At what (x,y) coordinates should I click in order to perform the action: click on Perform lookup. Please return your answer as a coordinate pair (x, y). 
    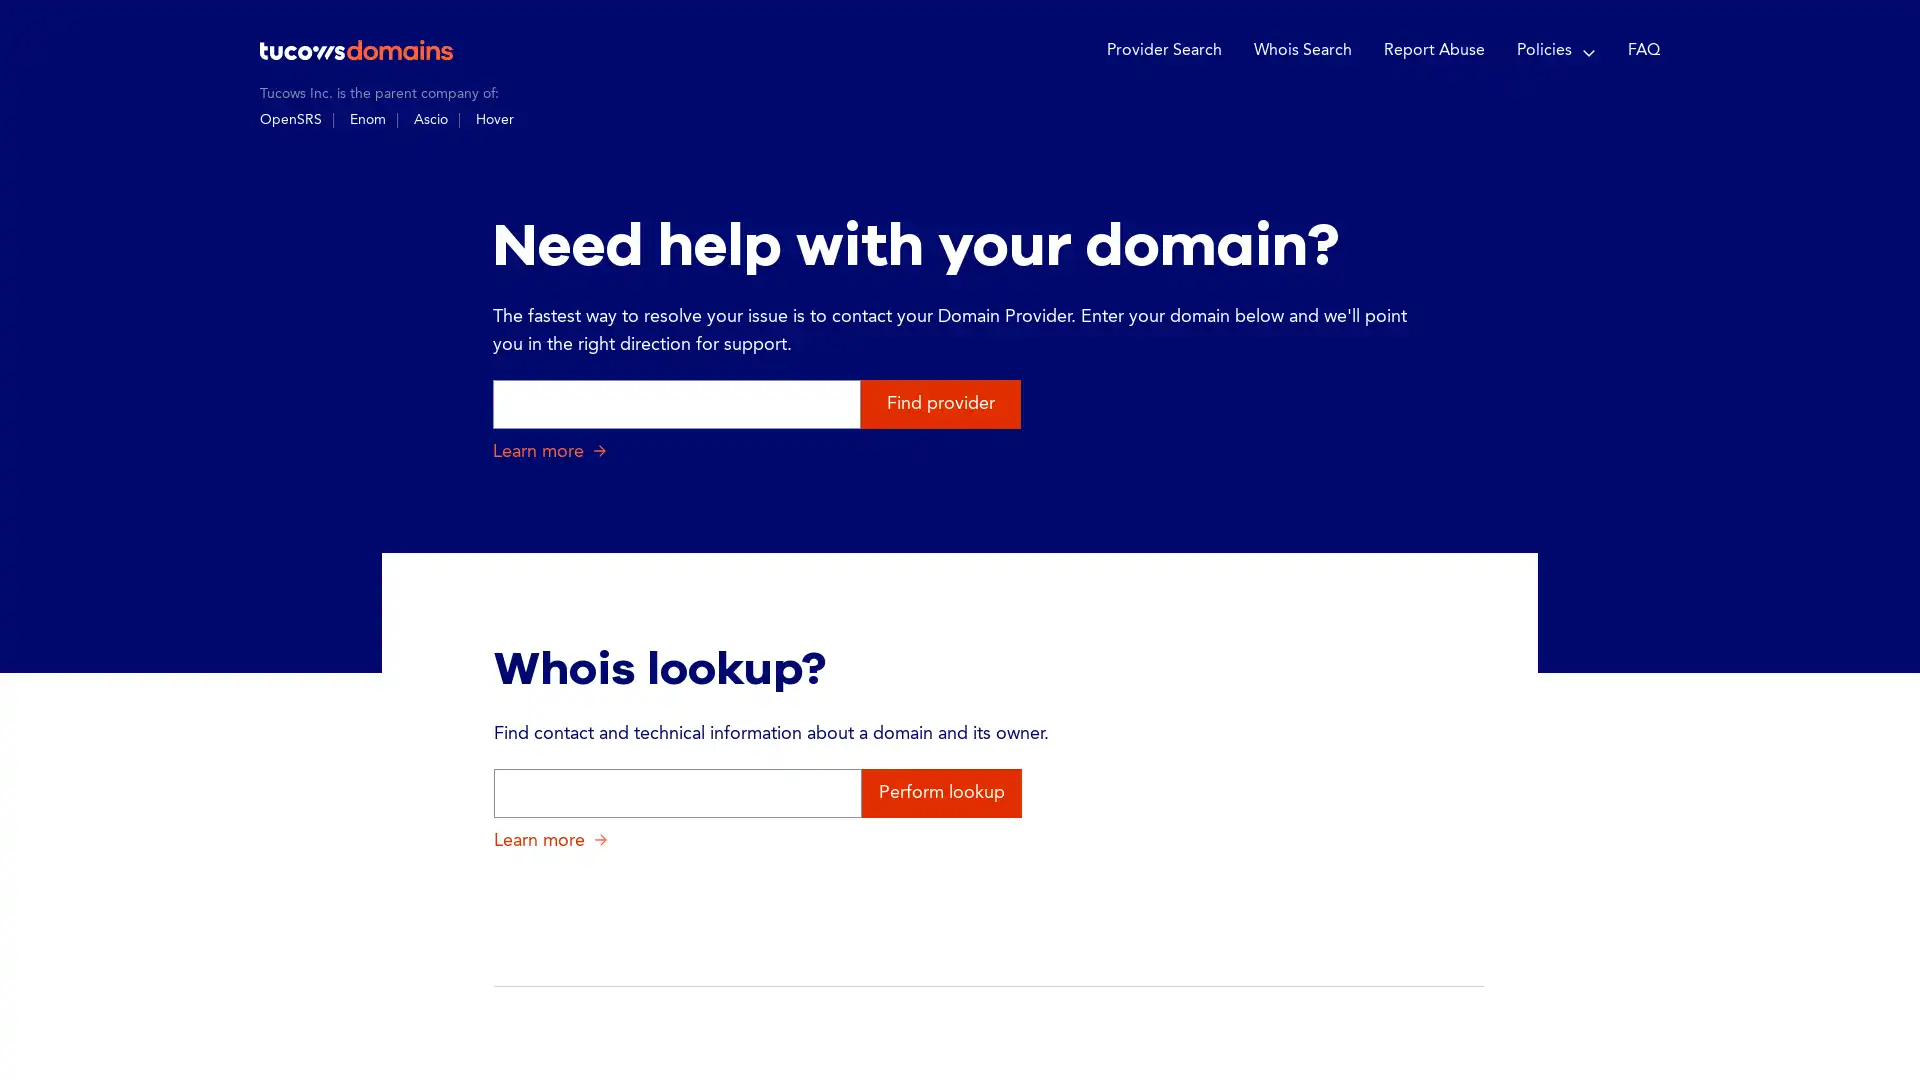
    Looking at the image, I should click on (940, 791).